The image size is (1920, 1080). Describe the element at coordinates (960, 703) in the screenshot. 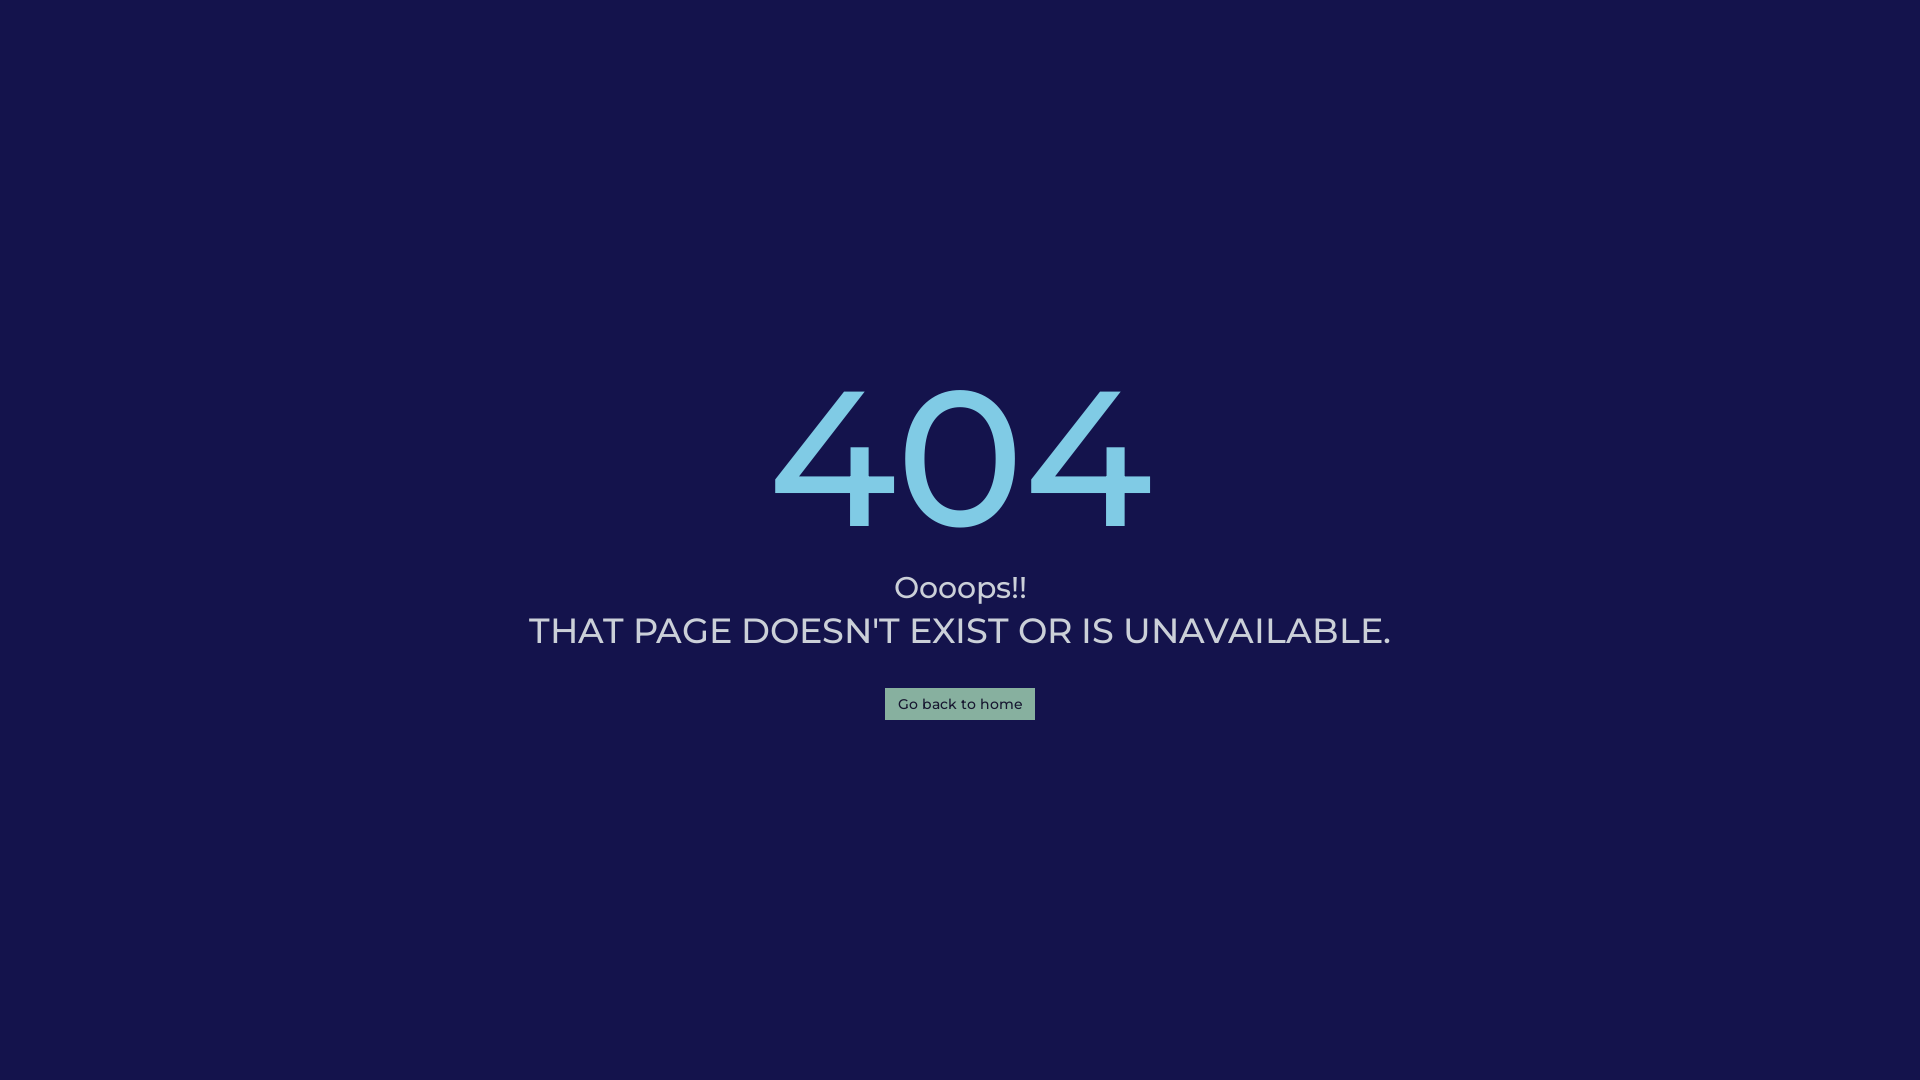

I see `'Go back to home'` at that location.